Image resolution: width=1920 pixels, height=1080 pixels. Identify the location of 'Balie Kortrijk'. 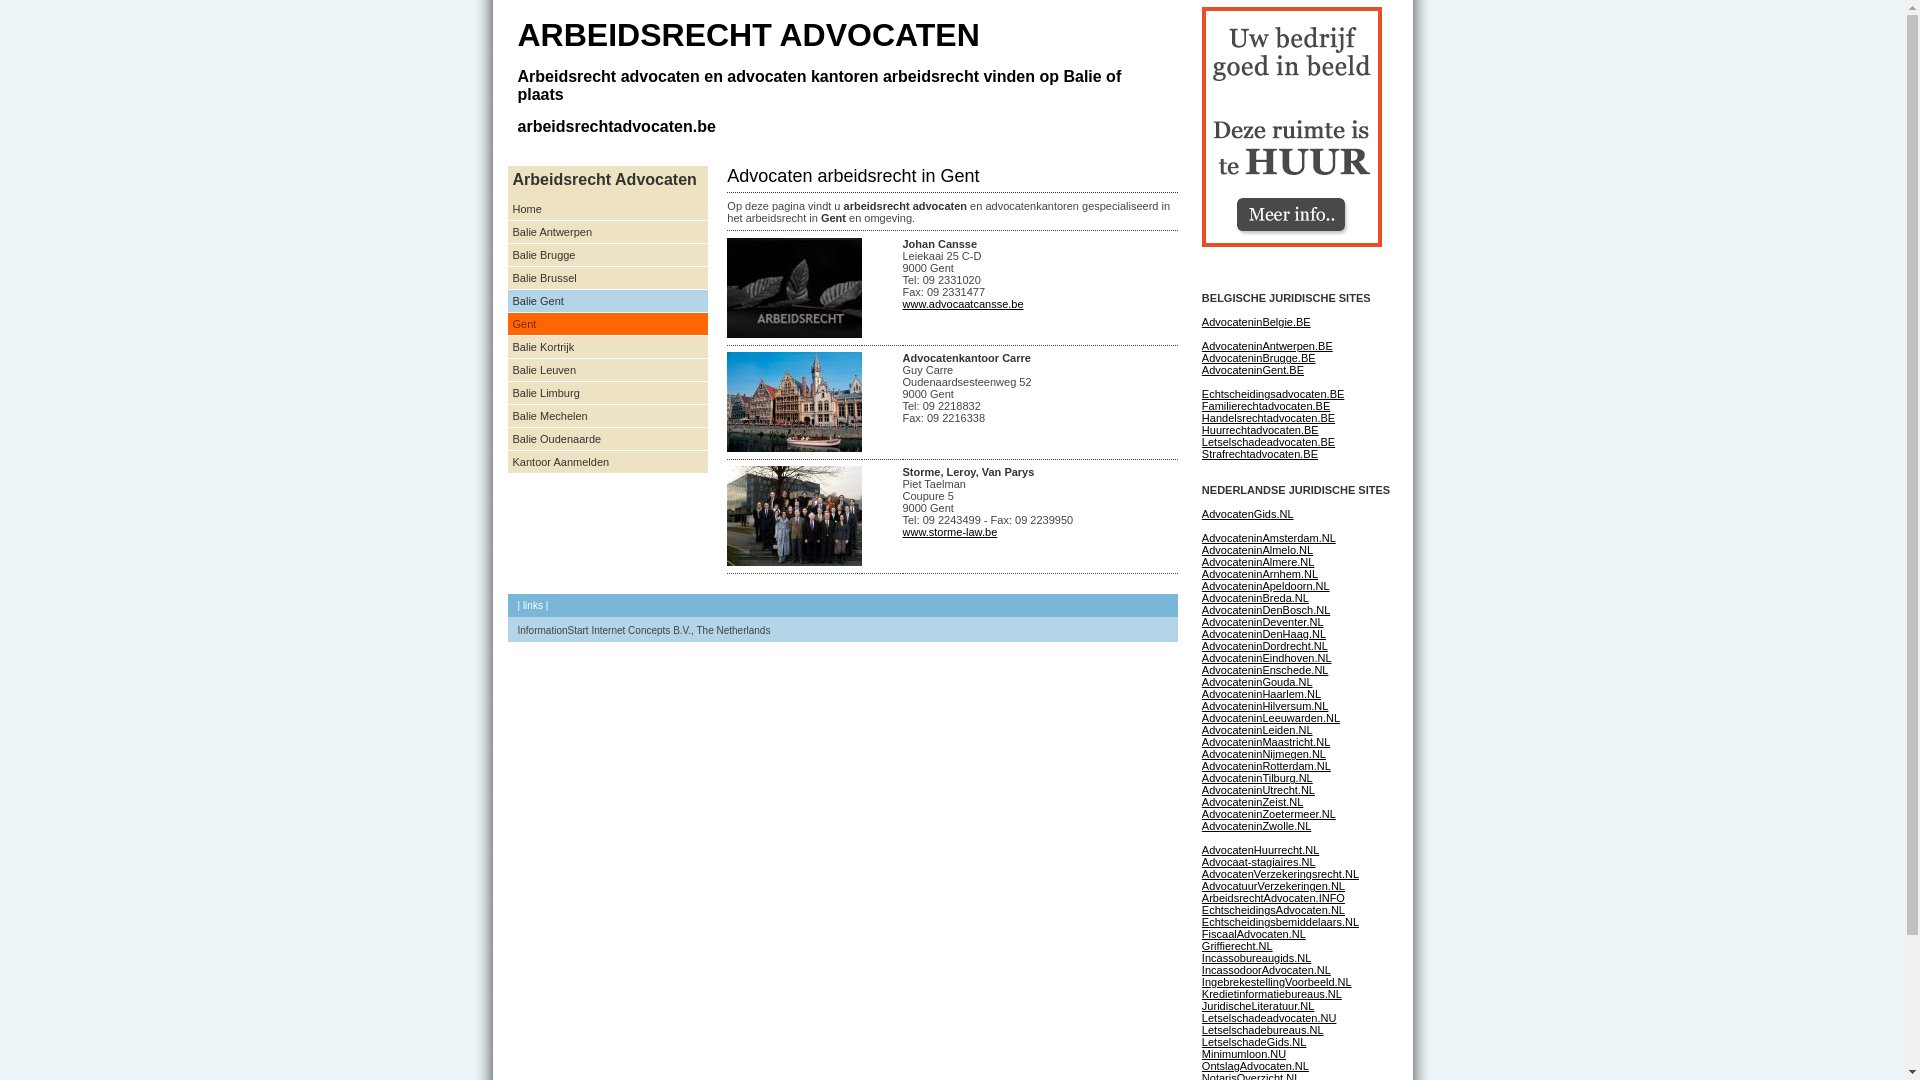
(508, 346).